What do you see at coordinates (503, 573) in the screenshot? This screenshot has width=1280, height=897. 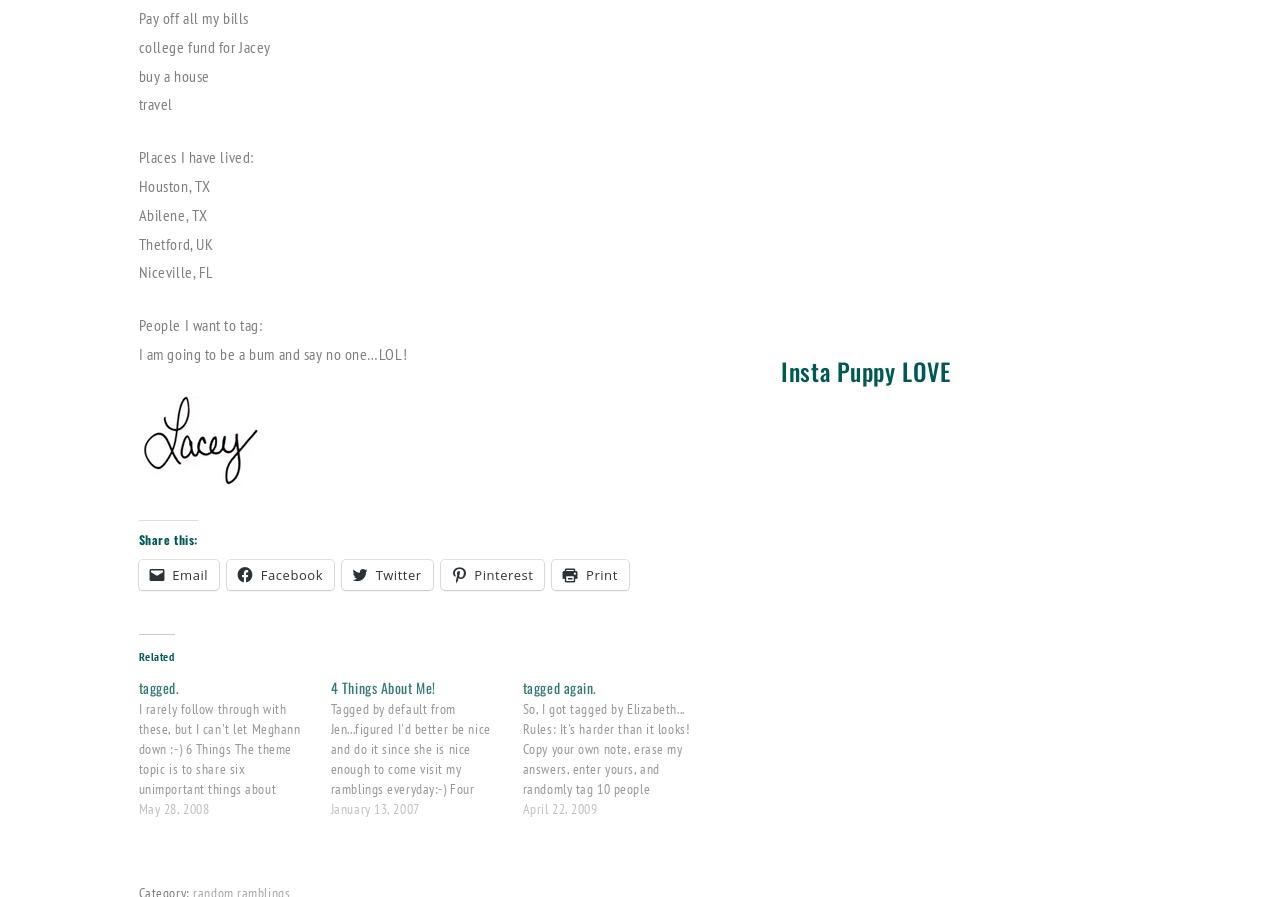 I see `'Pinterest'` at bounding box center [503, 573].